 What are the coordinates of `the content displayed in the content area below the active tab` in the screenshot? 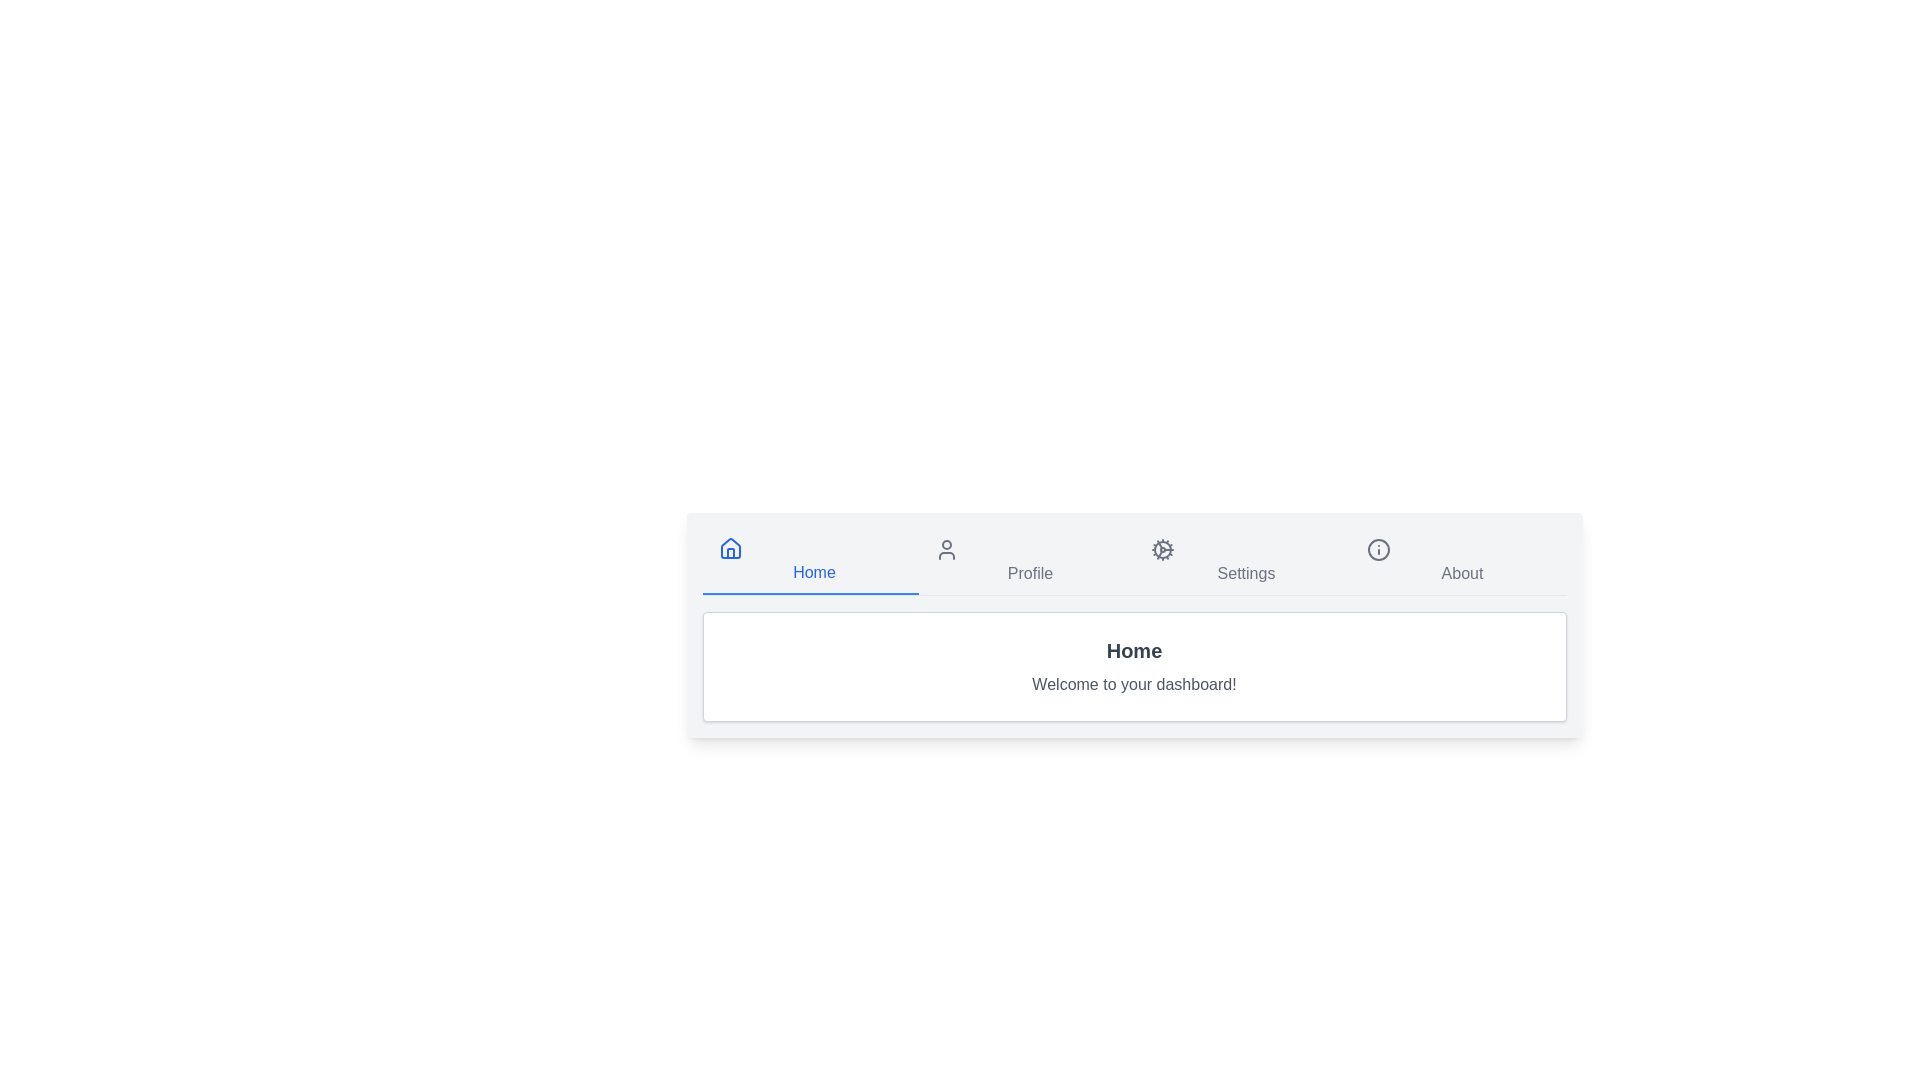 It's located at (1134, 667).